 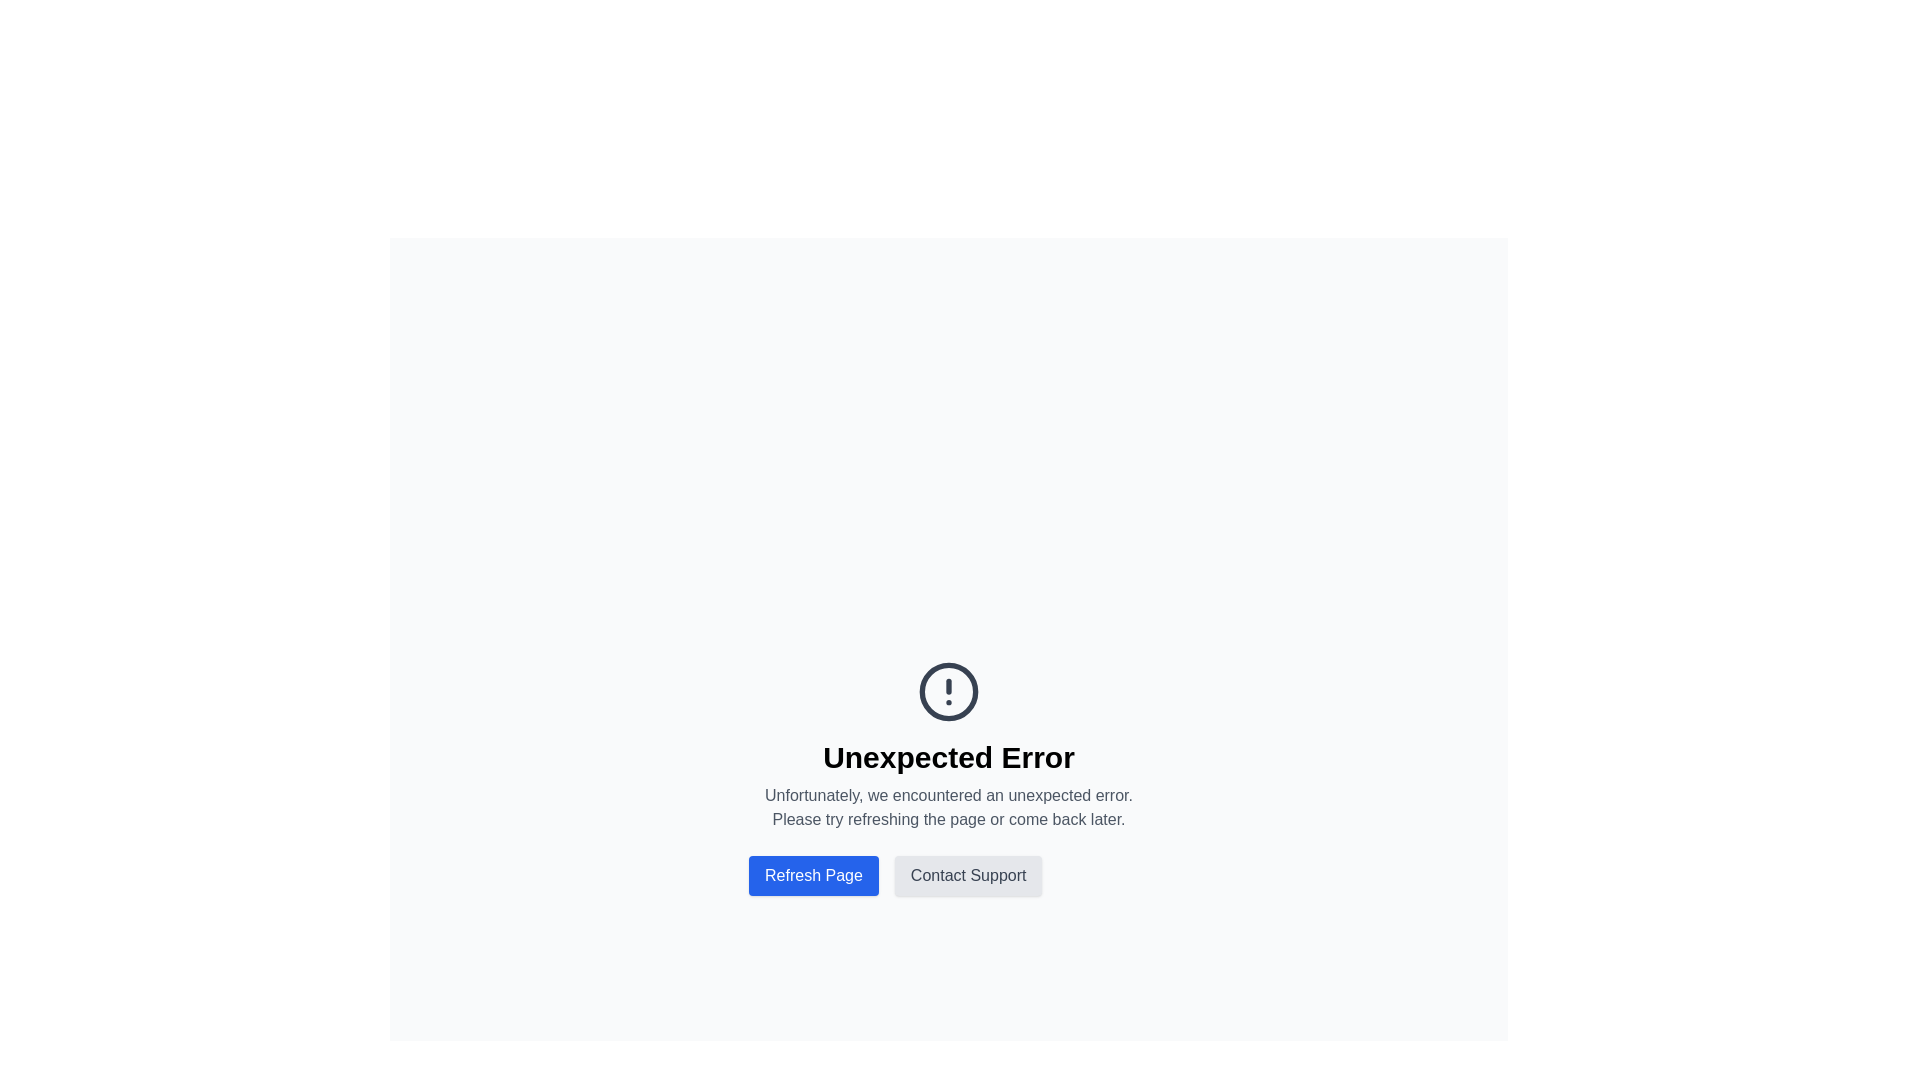 I want to click on the text label that informs the user about an error, located centrally beneath the title 'Unexpected Error', so click(x=948, y=806).